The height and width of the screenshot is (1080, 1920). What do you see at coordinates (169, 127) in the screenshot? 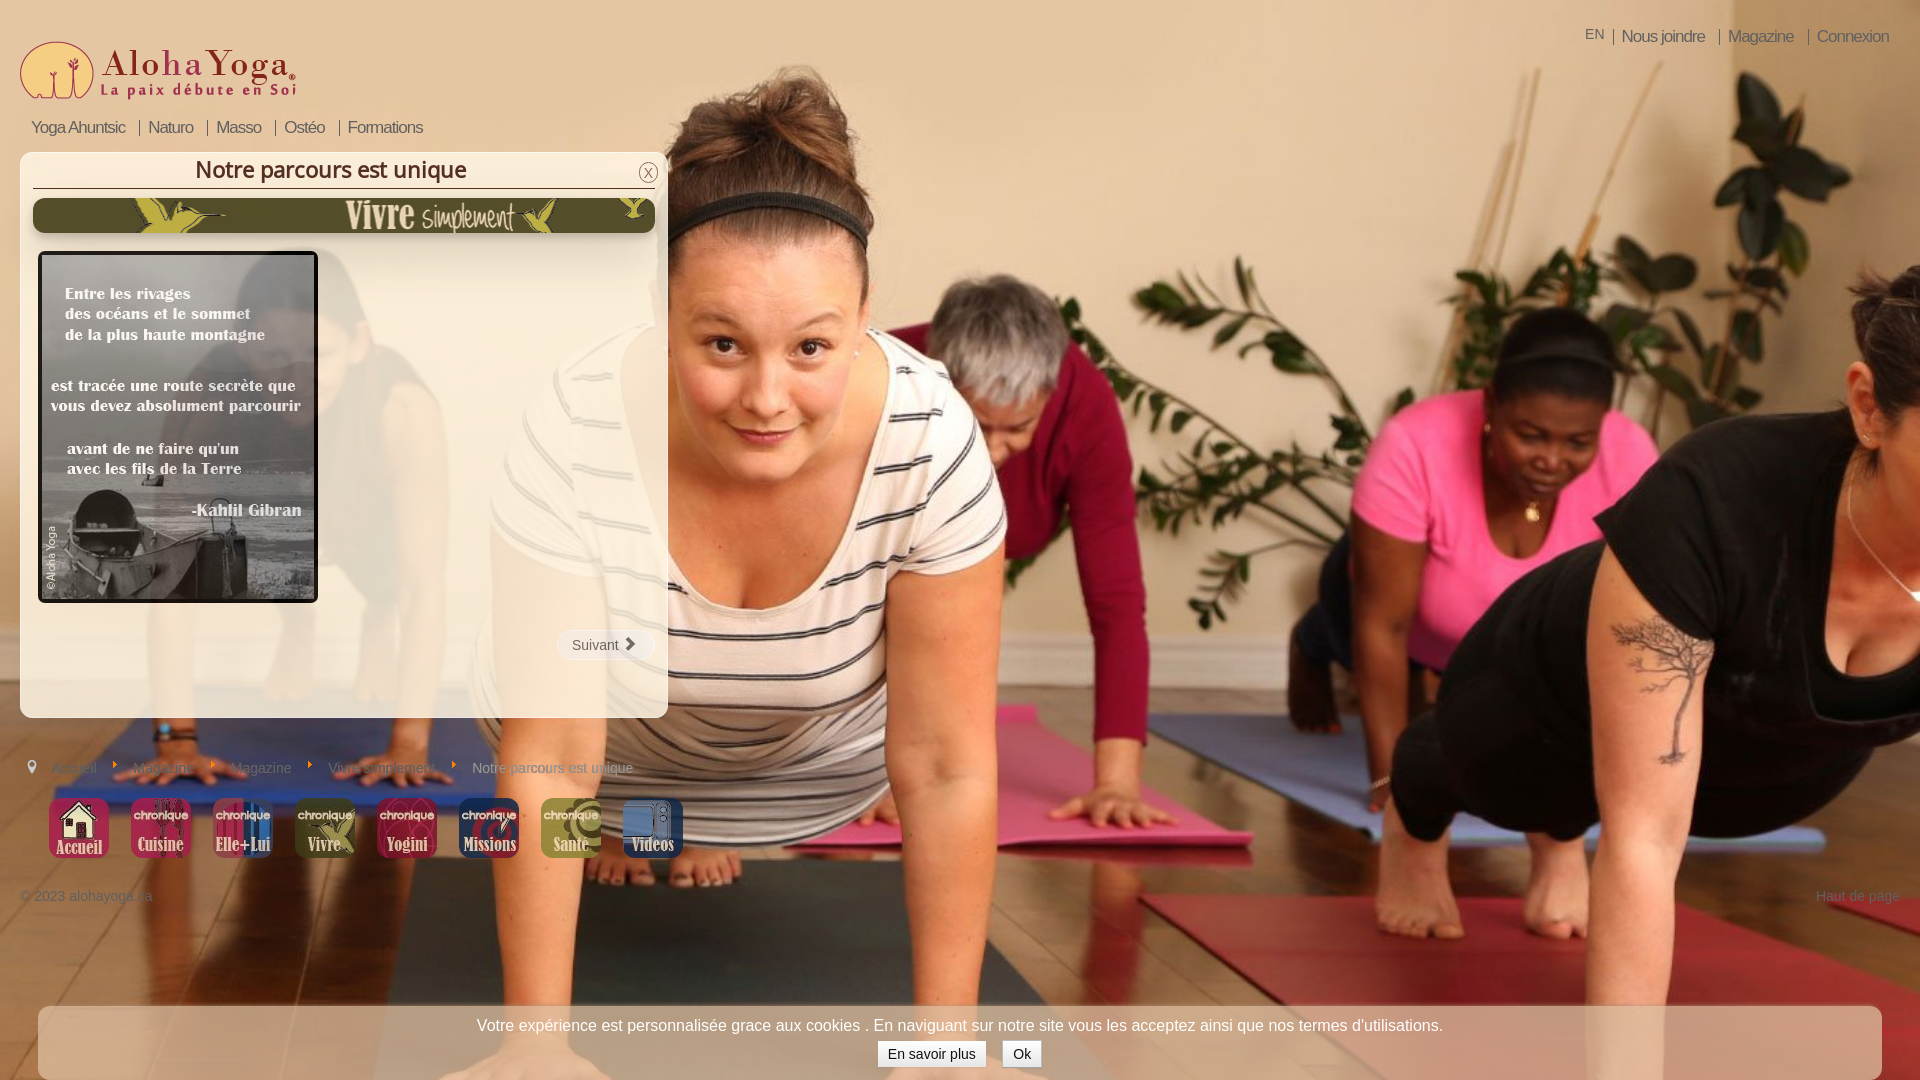
I see `'Naturo'` at bounding box center [169, 127].